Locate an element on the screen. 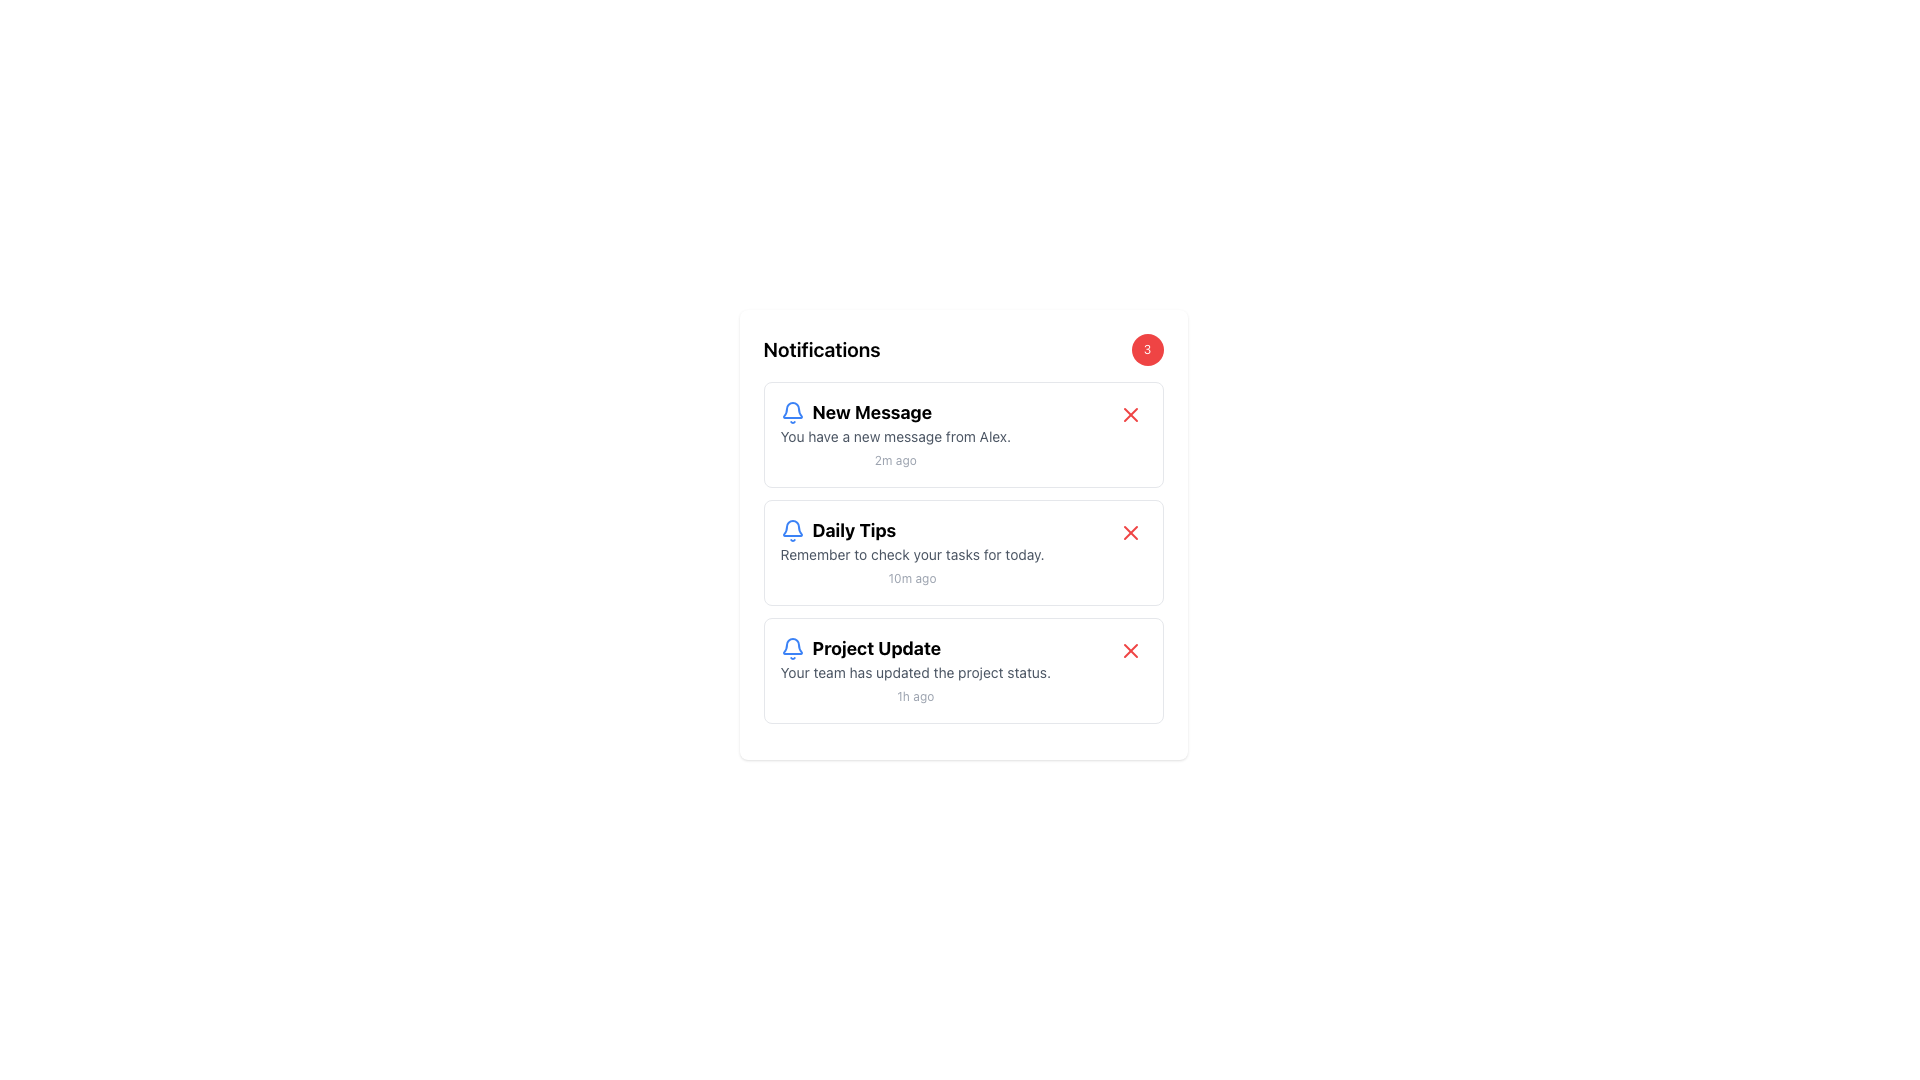 The width and height of the screenshot is (1920, 1080). the dismiss button located on the right-hand side of the 'New Message' notification item is located at coordinates (1130, 414).